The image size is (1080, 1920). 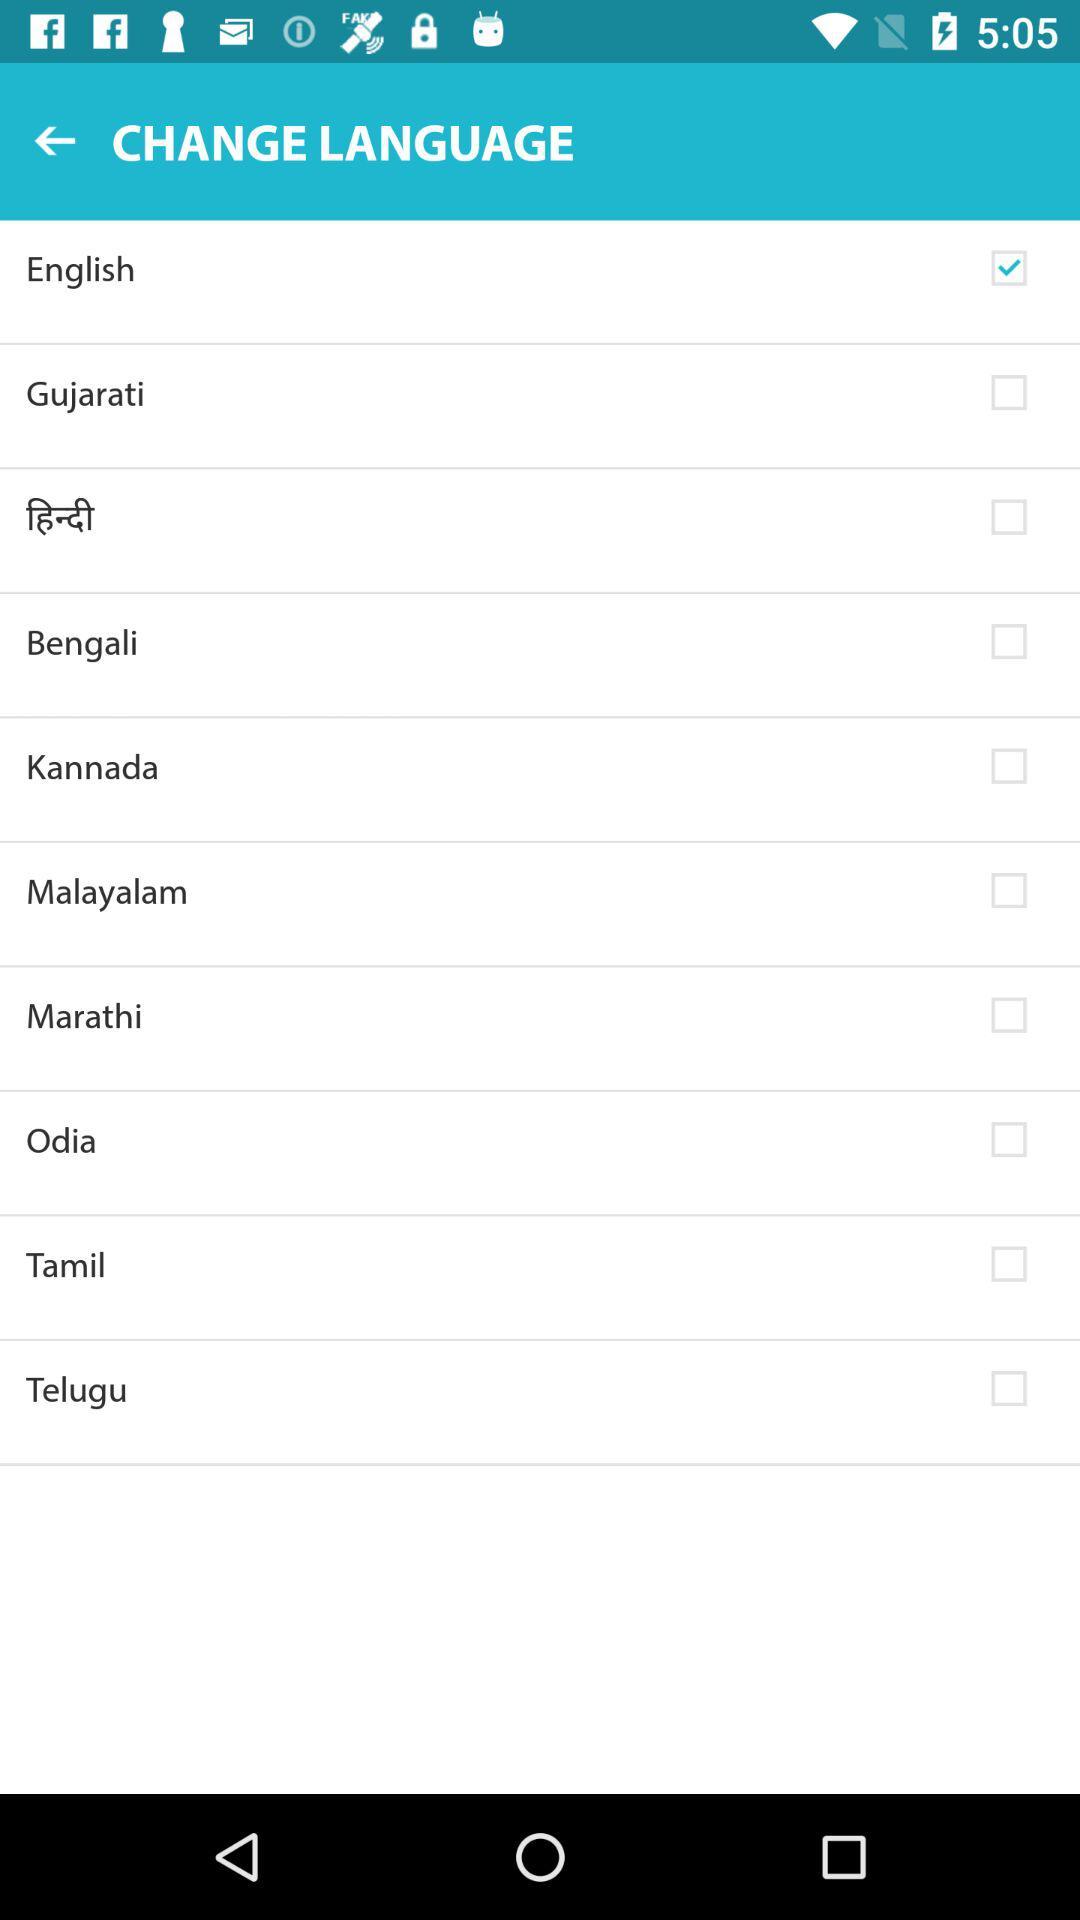 What do you see at coordinates (495, 1140) in the screenshot?
I see `odia` at bounding box center [495, 1140].